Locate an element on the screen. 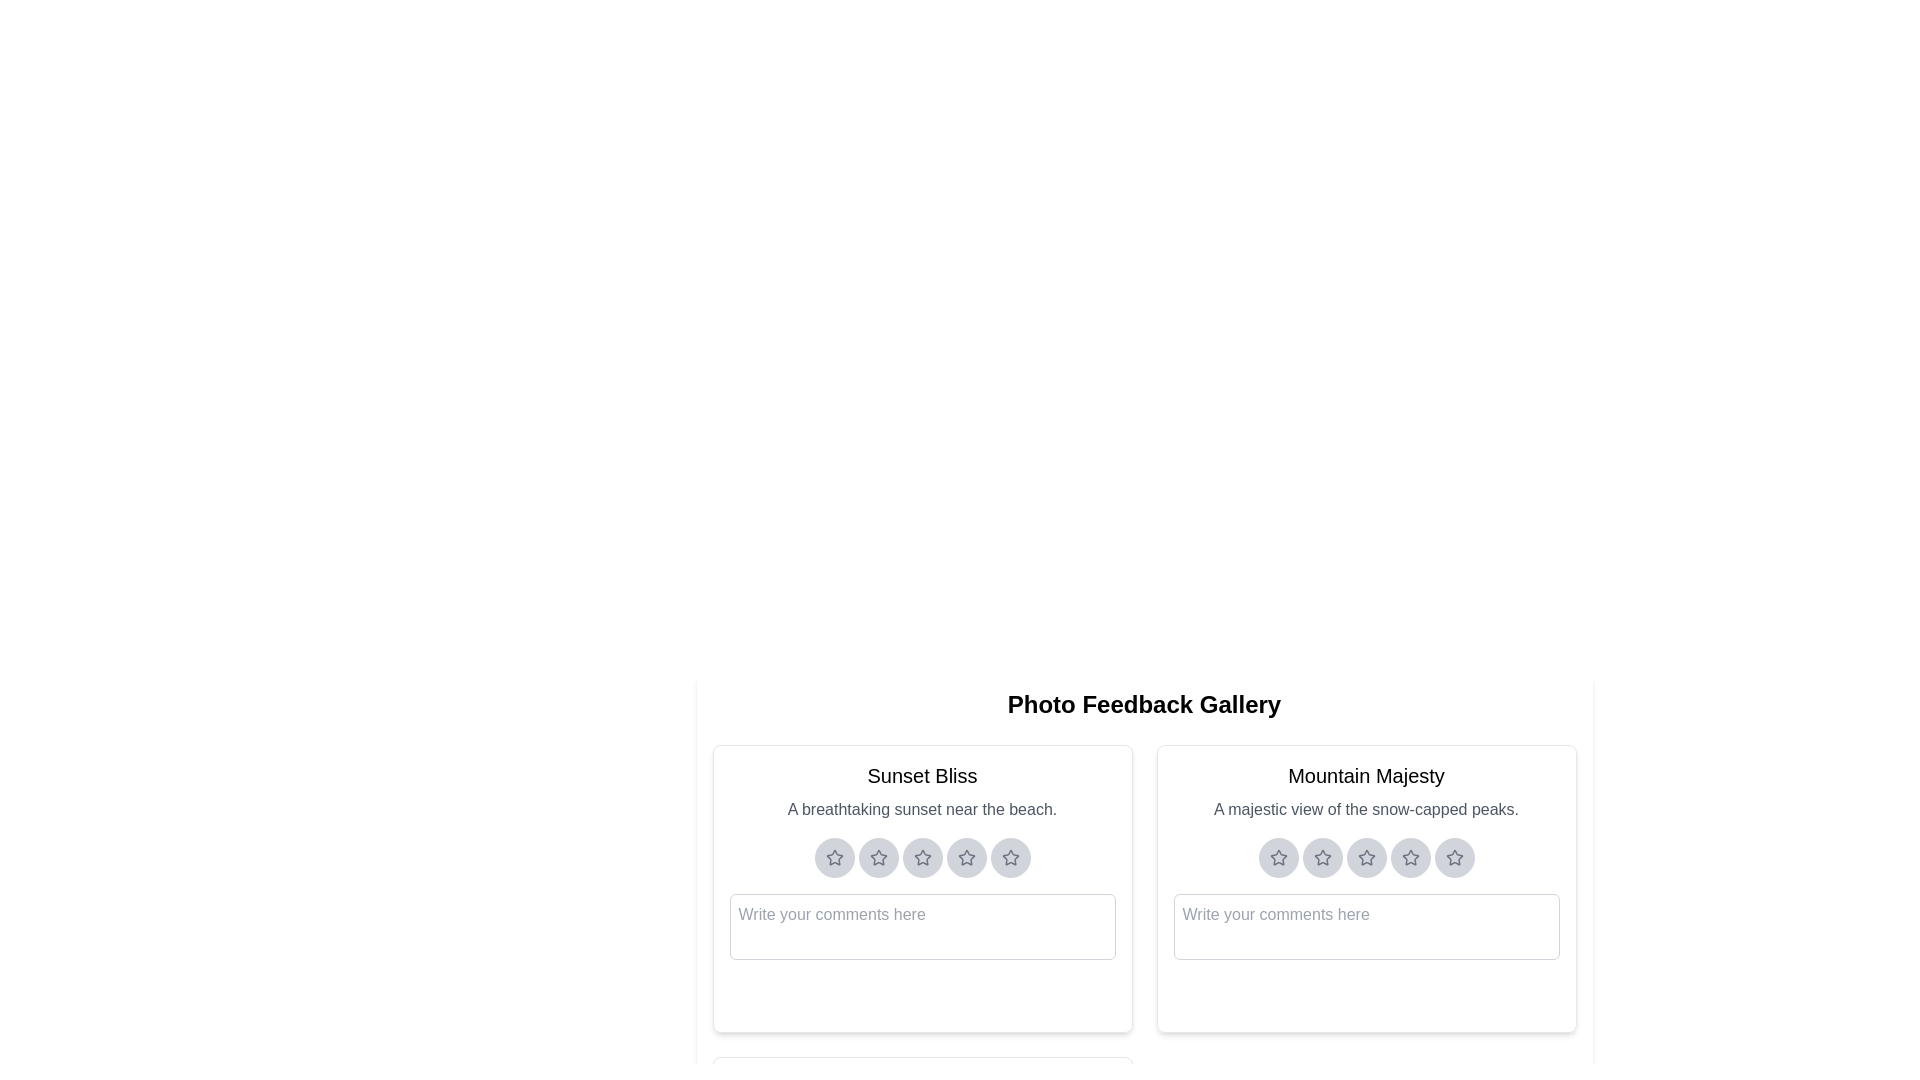 The height and width of the screenshot is (1080, 1920). the second star icon in the rating section for the item 'Sunset Bliss' to assign a rating is located at coordinates (878, 856).